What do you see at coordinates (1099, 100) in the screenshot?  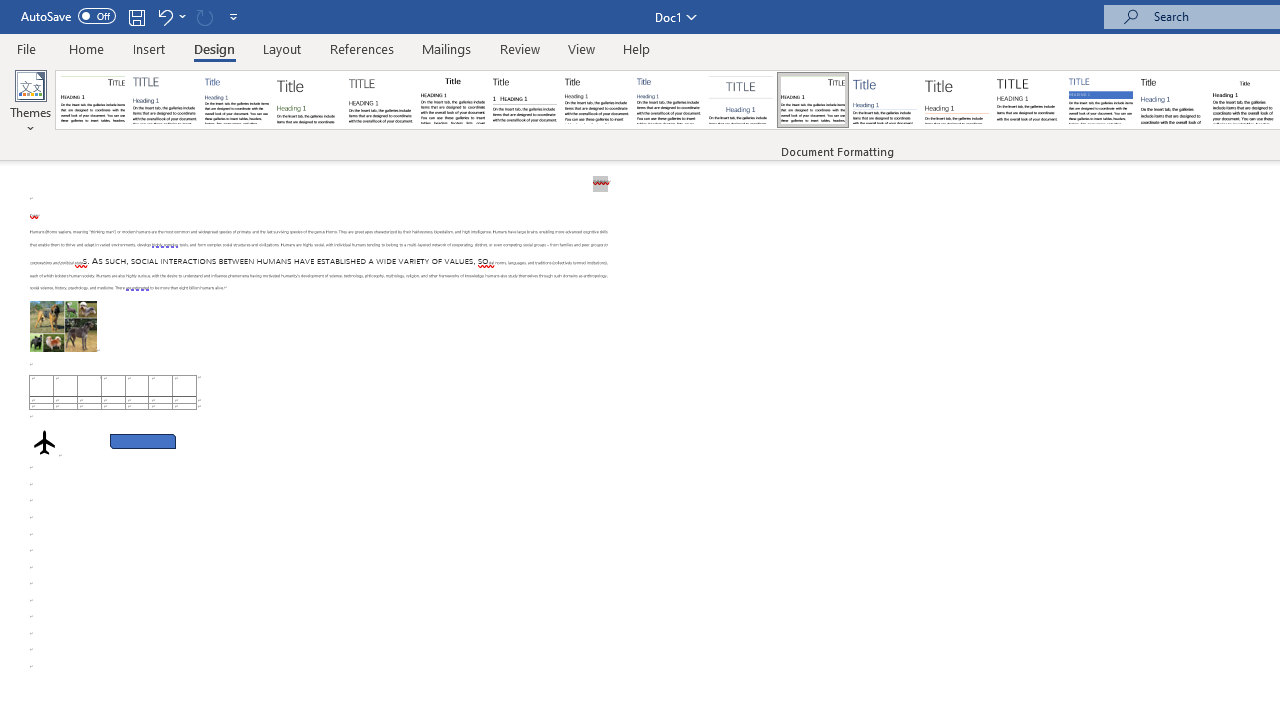 I see `'Shaded'` at bounding box center [1099, 100].